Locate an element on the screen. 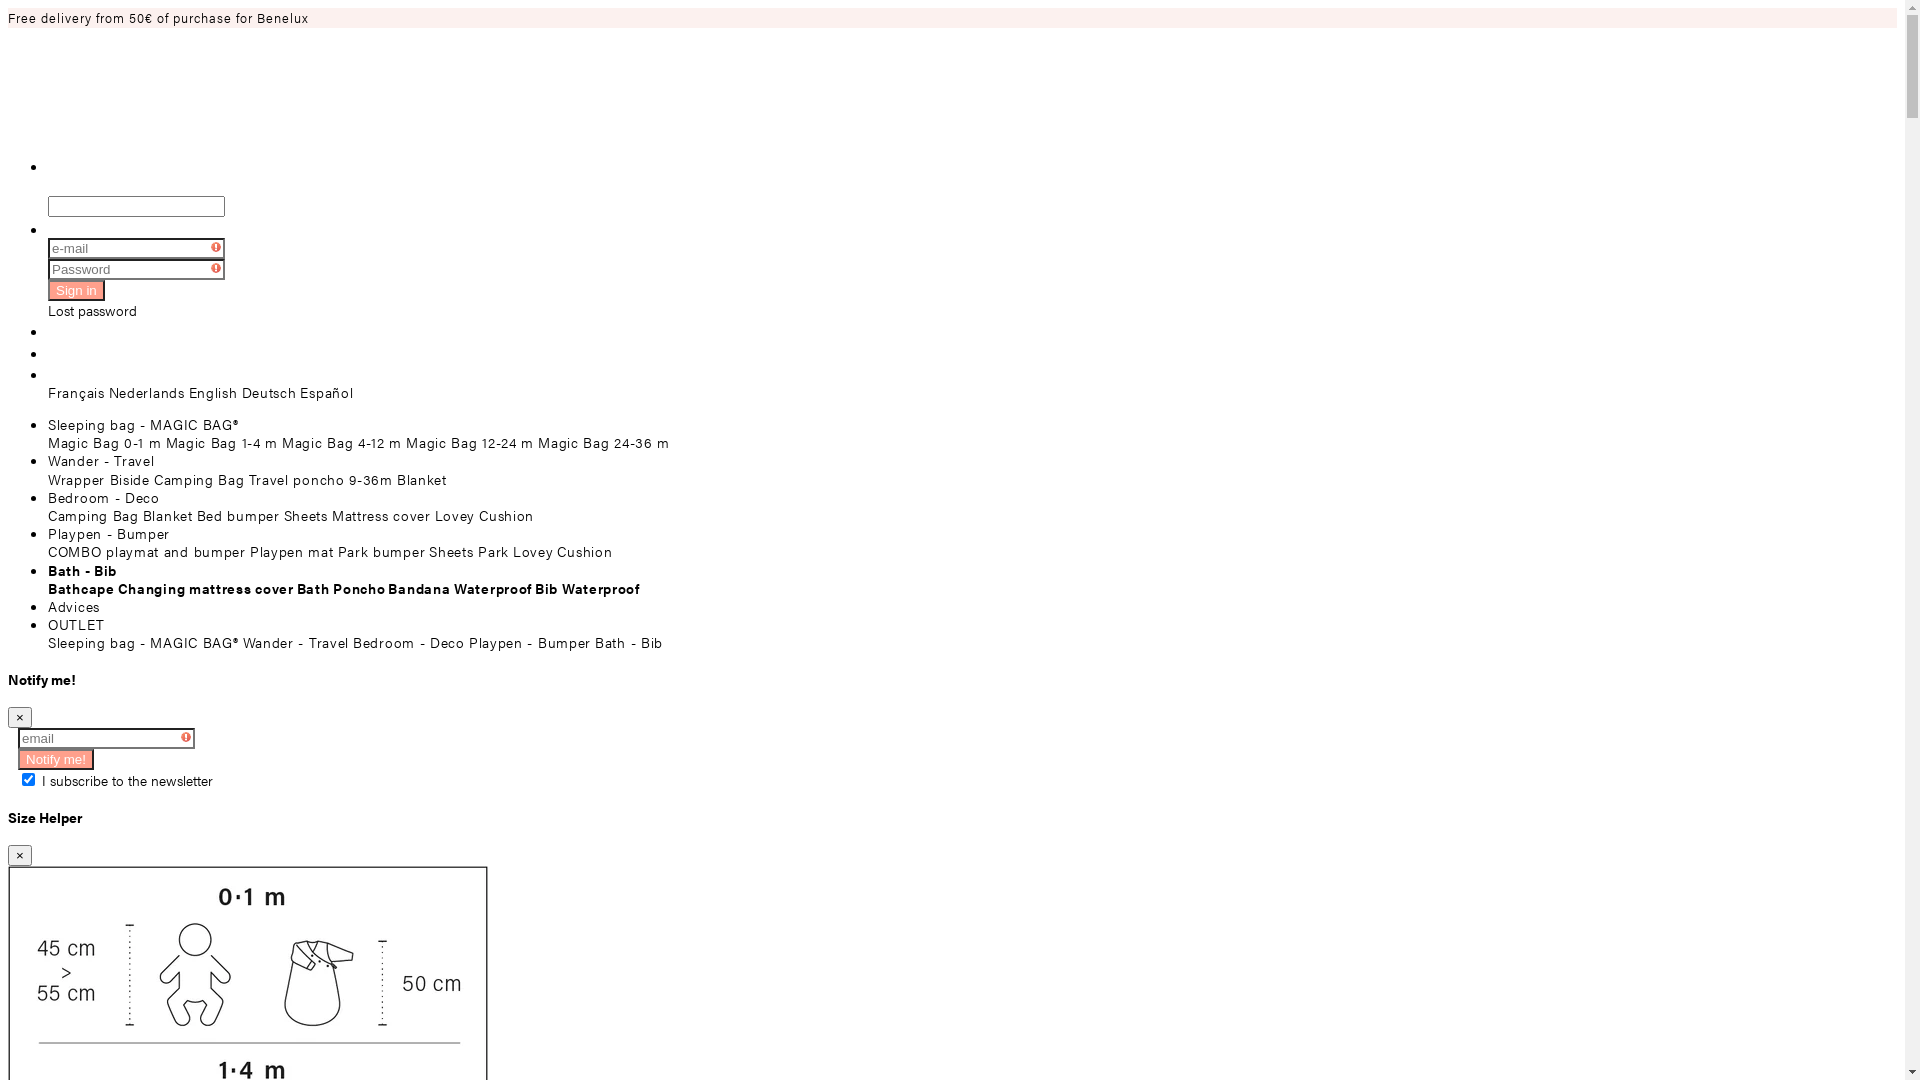 The image size is (1920, 1080). 'Notify me!' is located at coordinates (56, 759).